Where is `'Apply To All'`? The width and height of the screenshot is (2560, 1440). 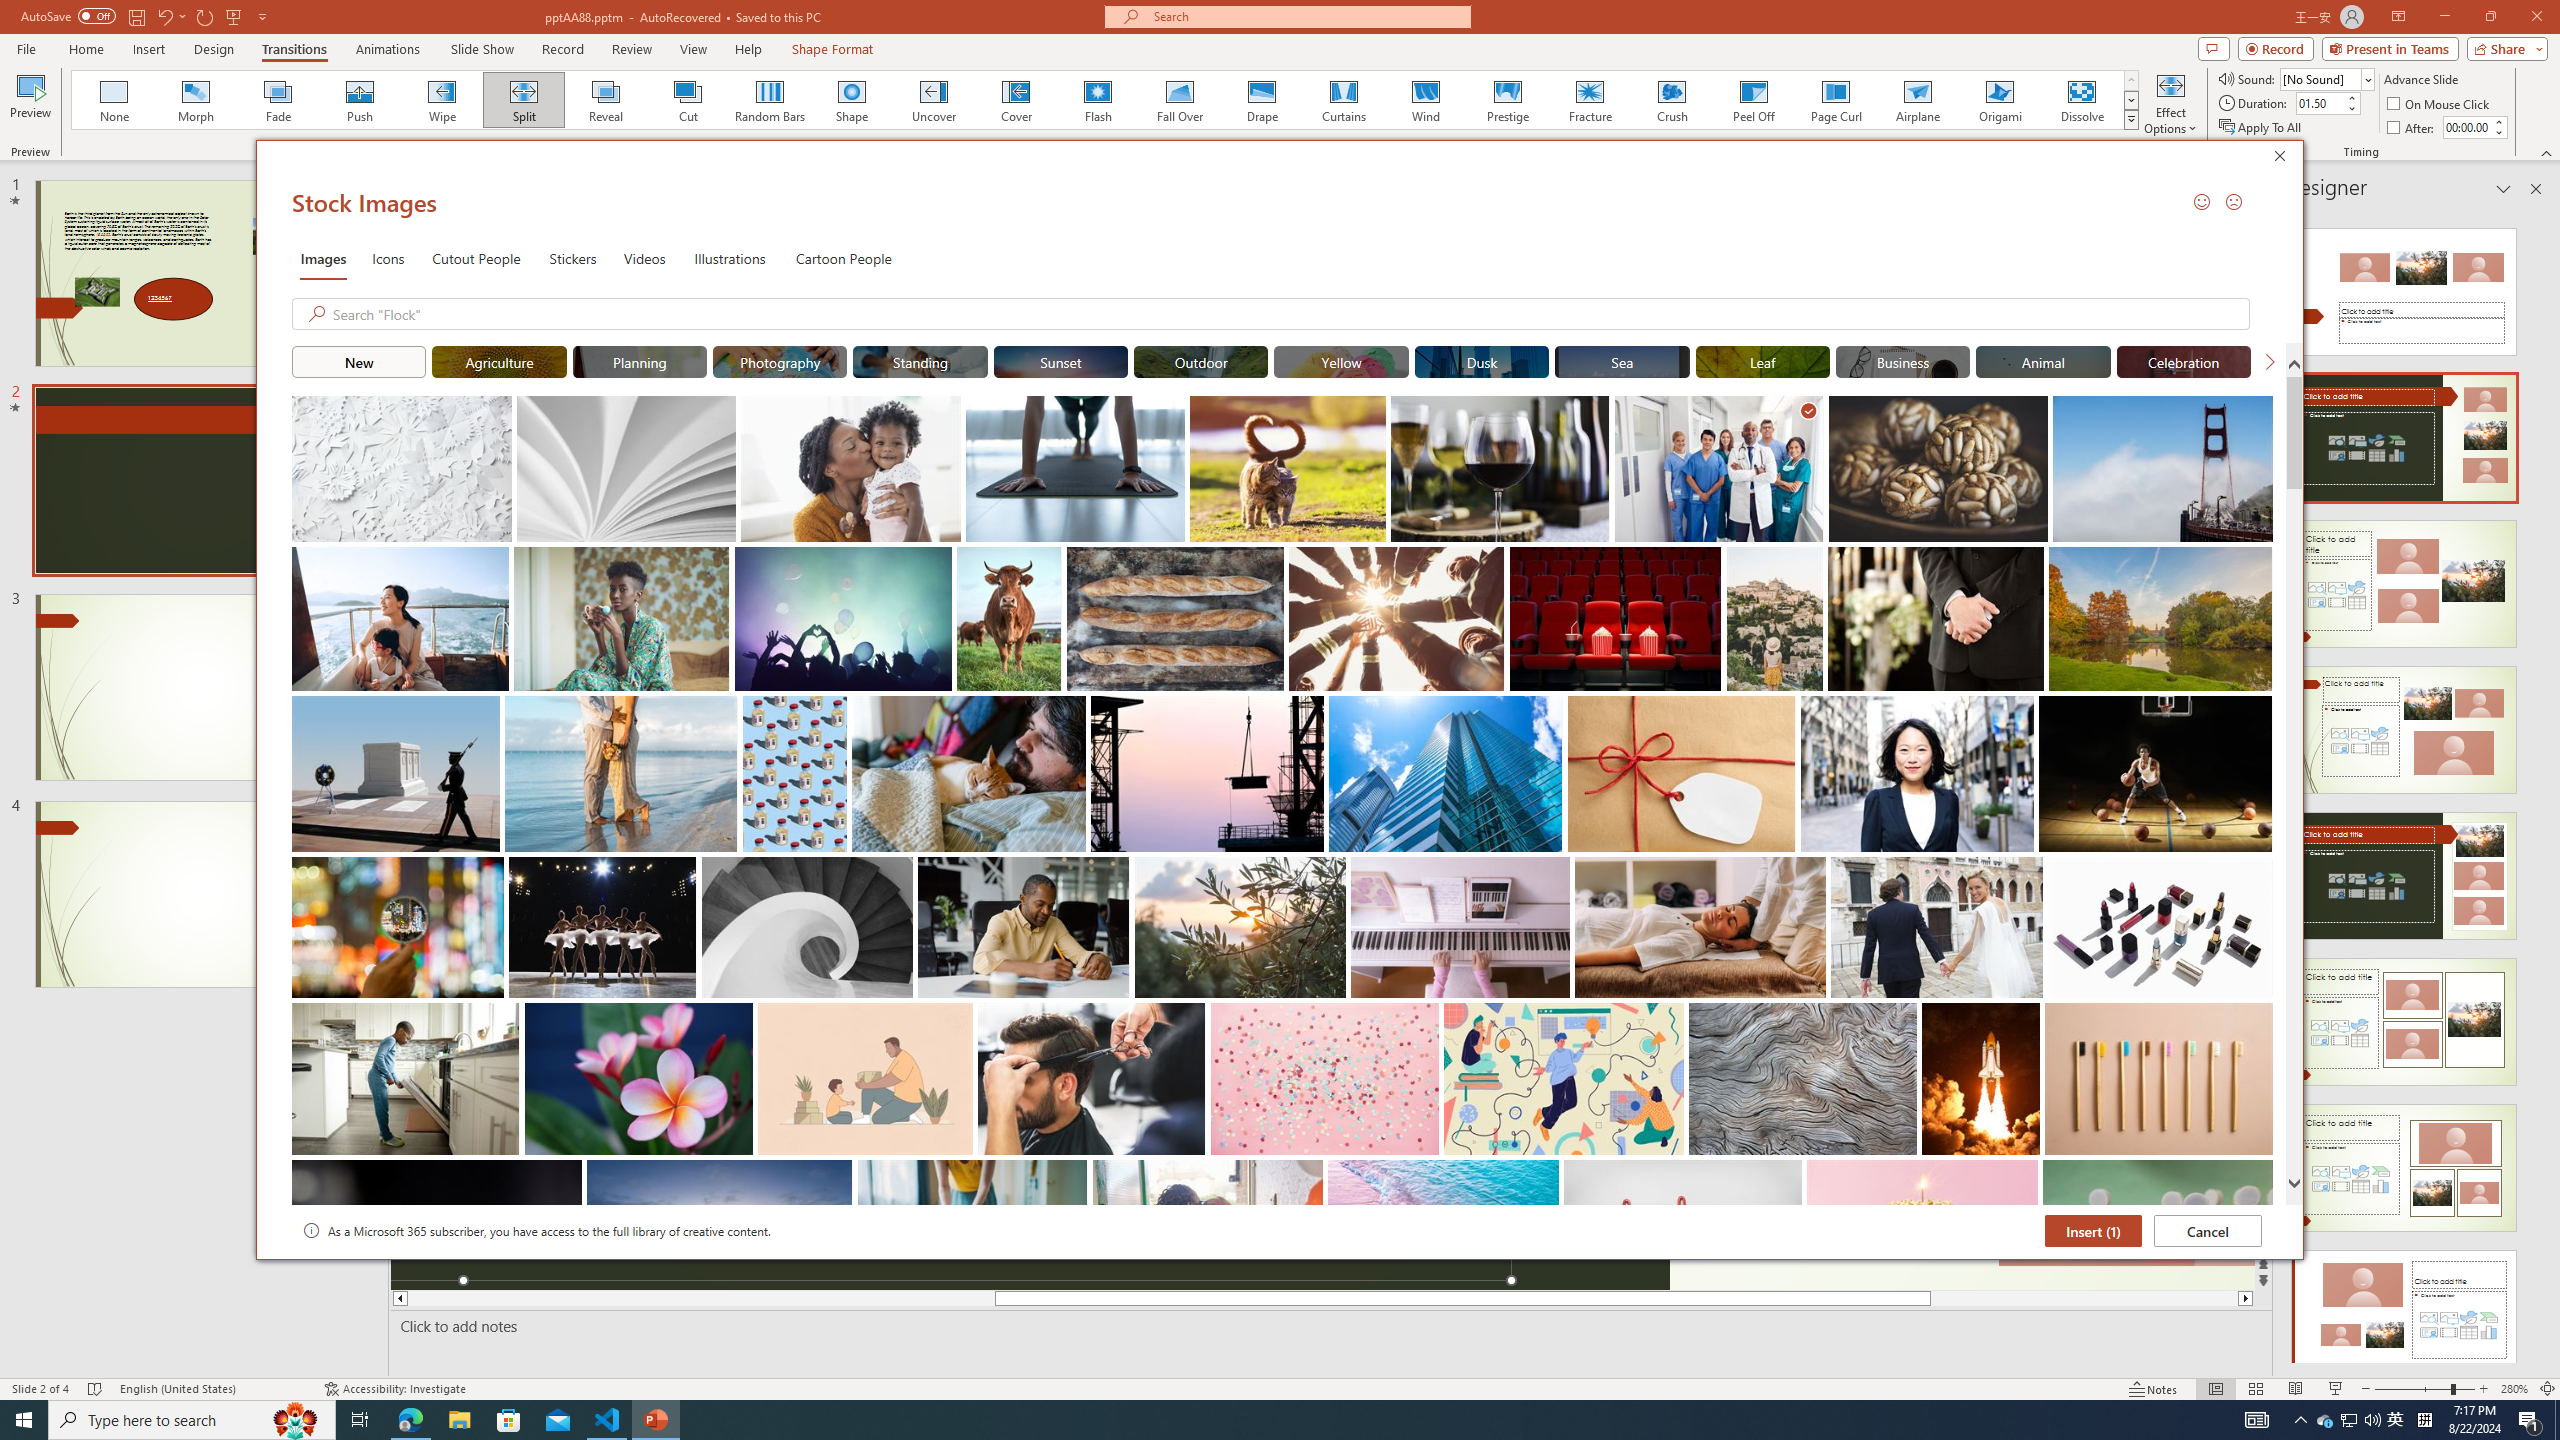
'Apply To All' is located at coordinates (2262, 127).